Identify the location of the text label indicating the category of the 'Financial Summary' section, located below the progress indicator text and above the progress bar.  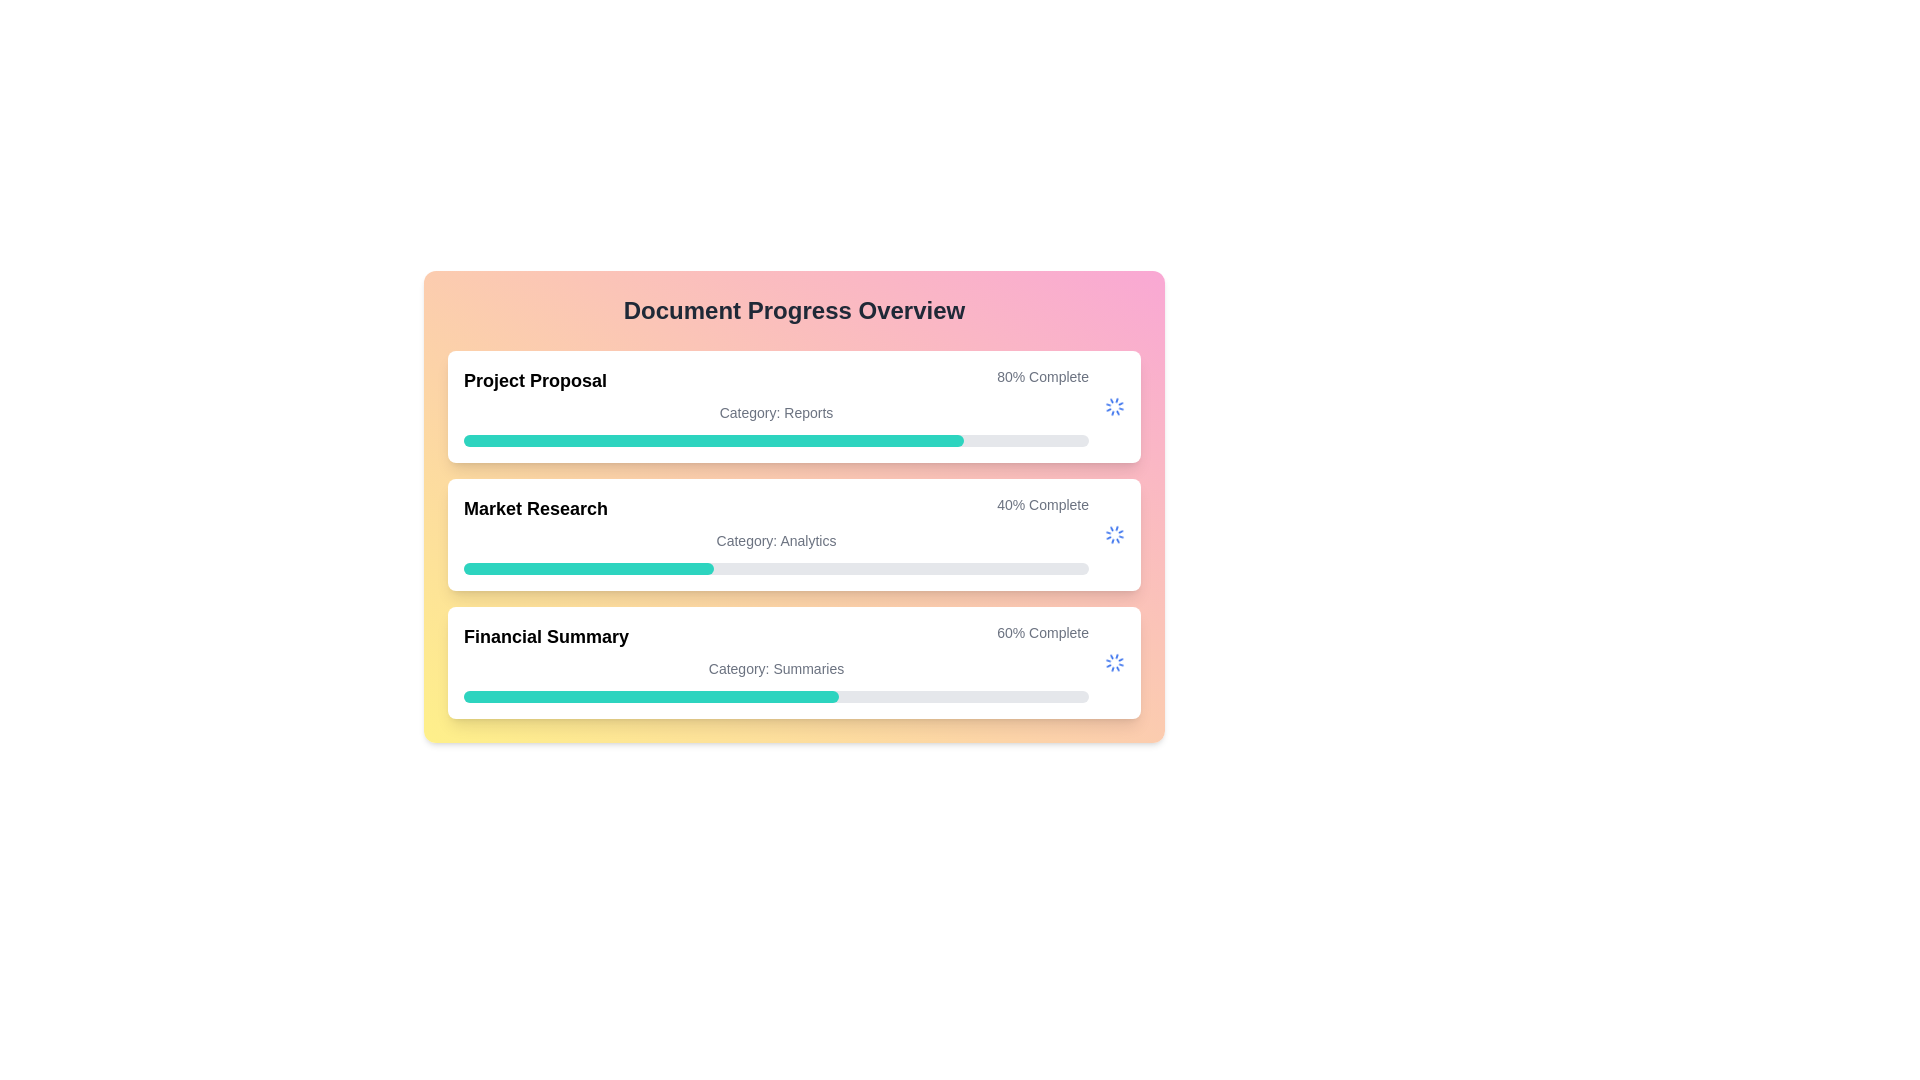
(775, 668).